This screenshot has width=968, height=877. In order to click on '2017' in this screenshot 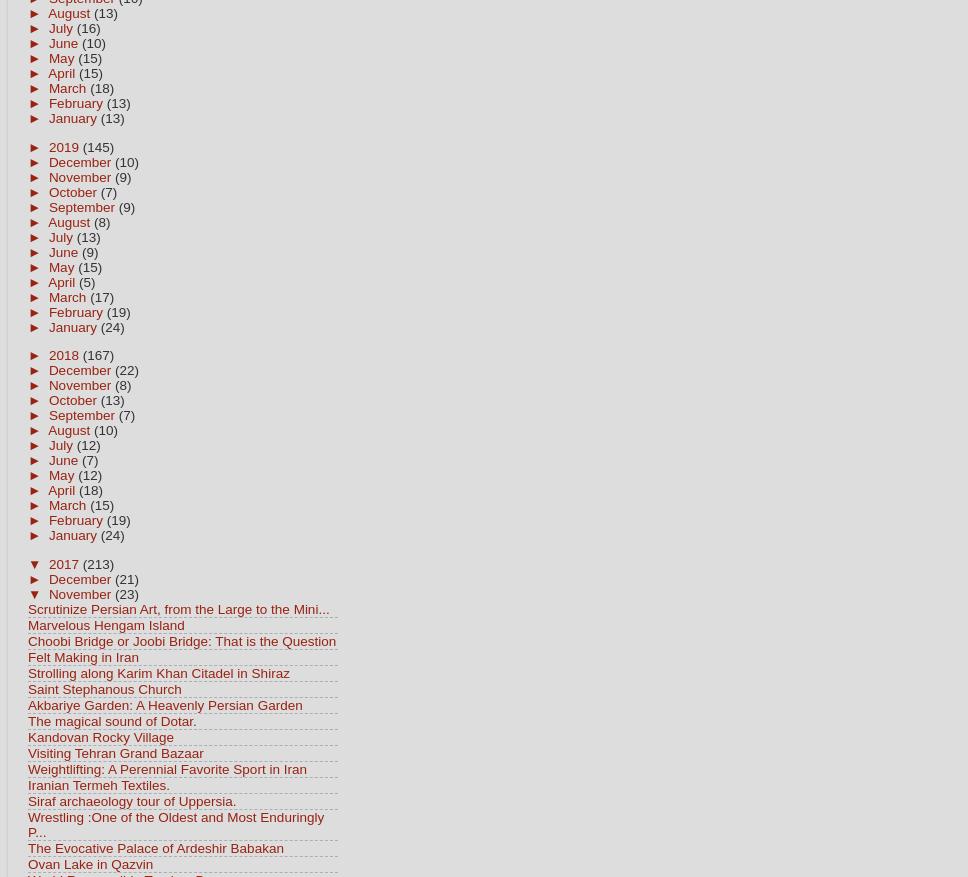, I will do `click(63, 563)`.